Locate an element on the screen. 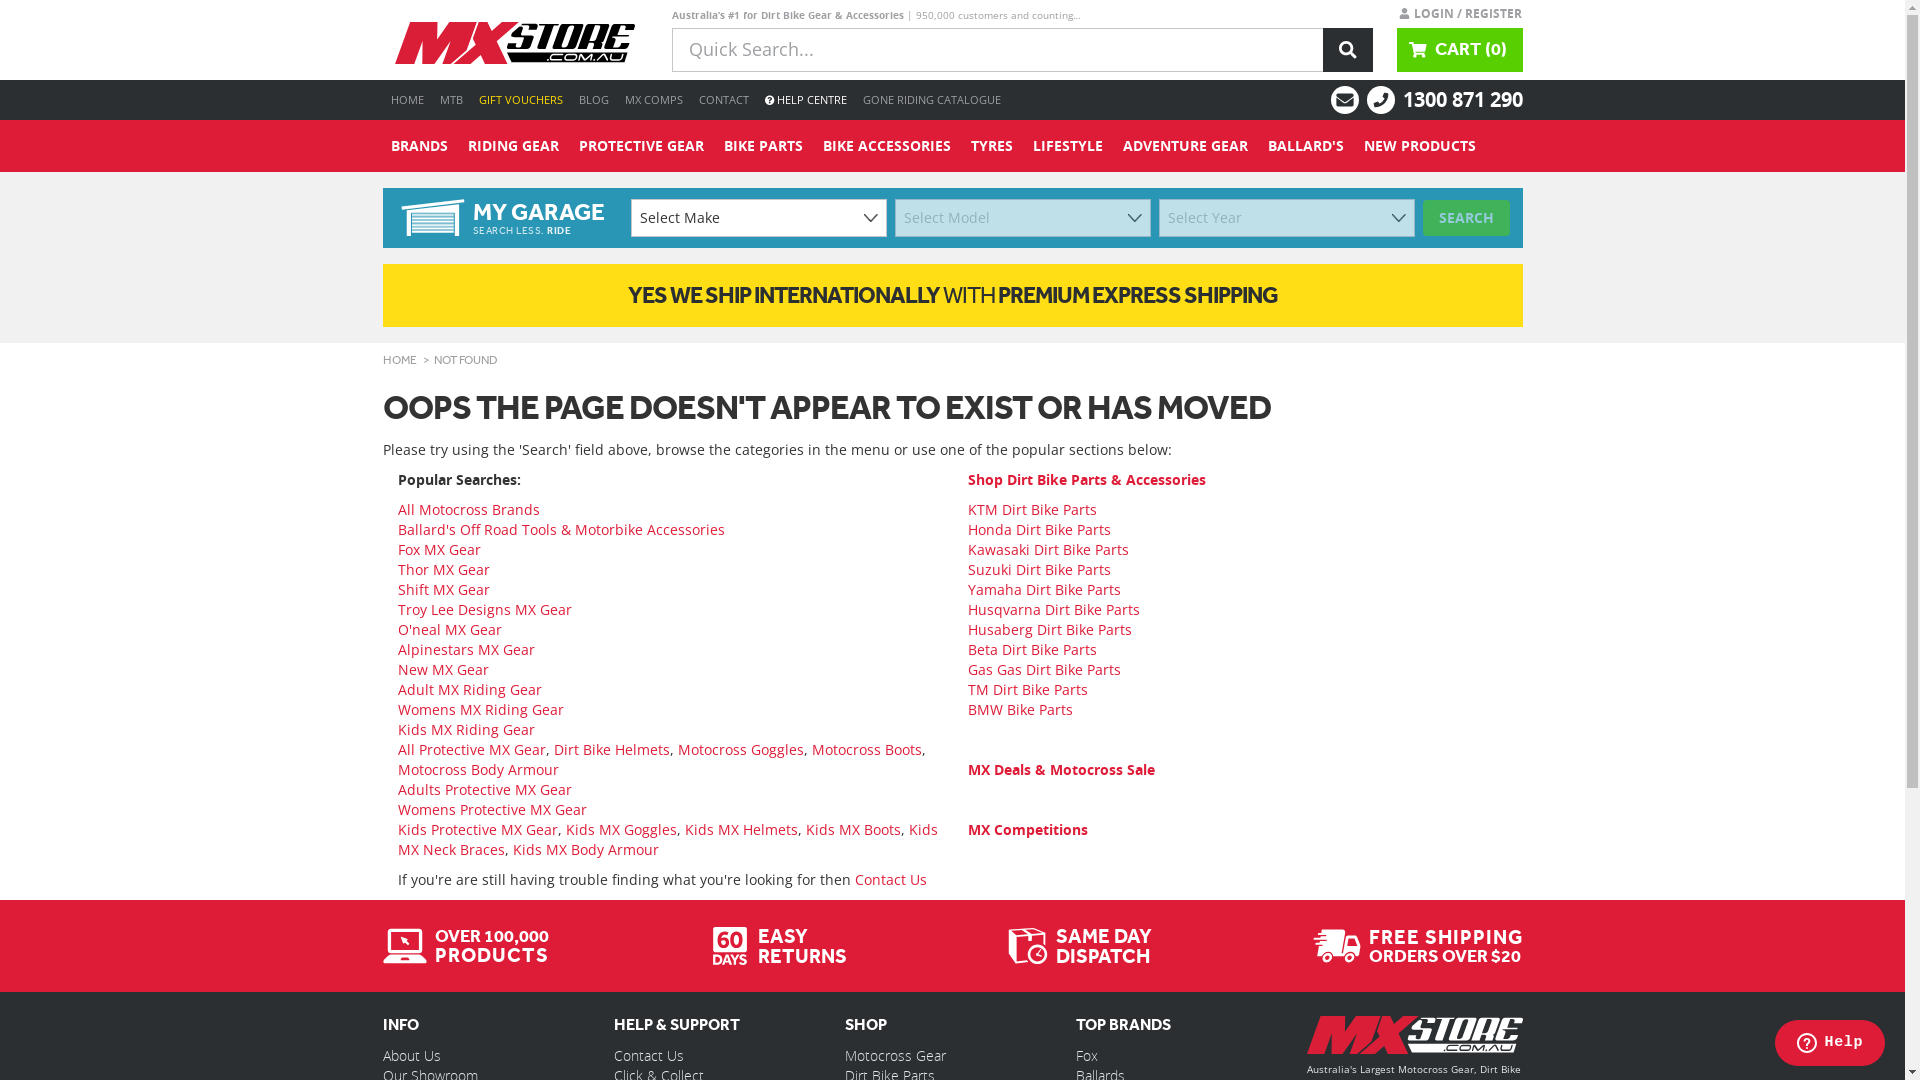 The image size is (1920, 1080). 'Troy Lee Designs MX Gear' is located at coordinates (484, 608).